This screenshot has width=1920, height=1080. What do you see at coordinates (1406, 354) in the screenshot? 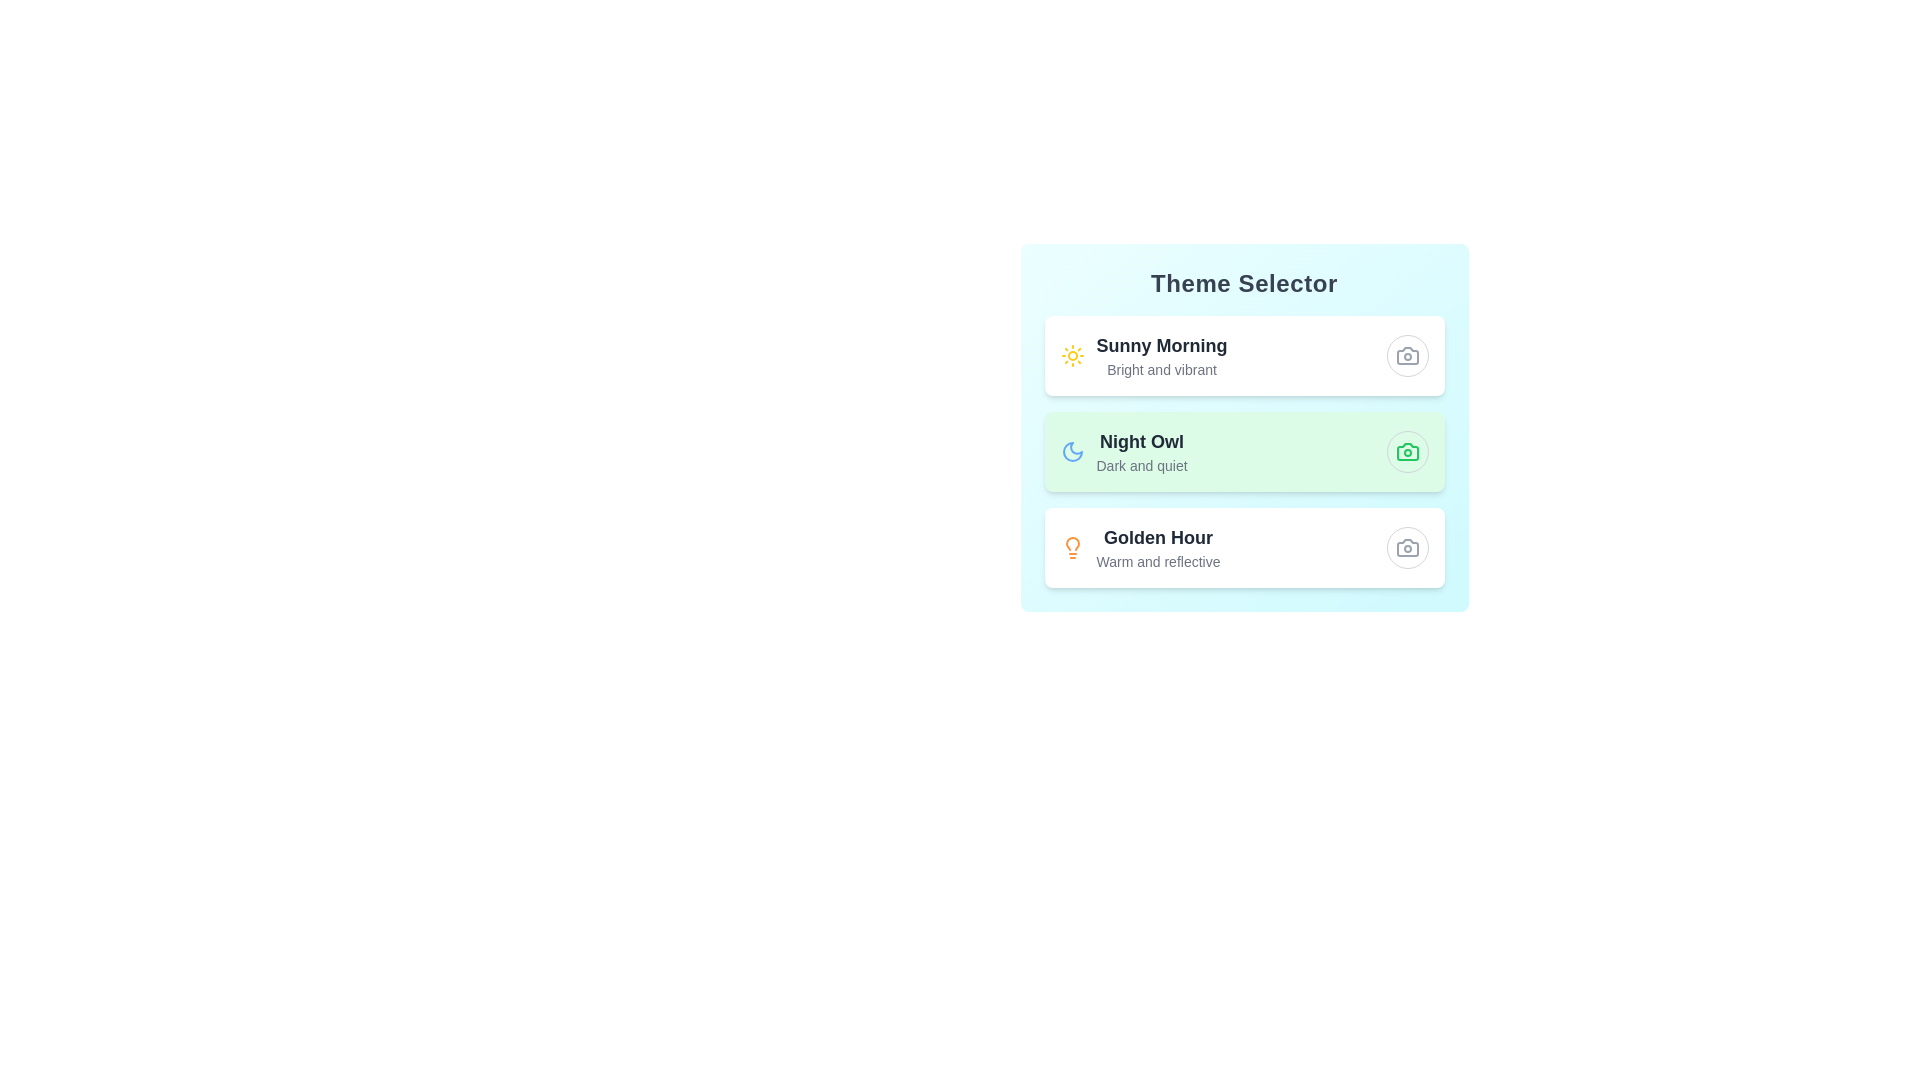
I see `the theme Sunny Morning by clicking its respective button` at bounding box center [1406, 354].